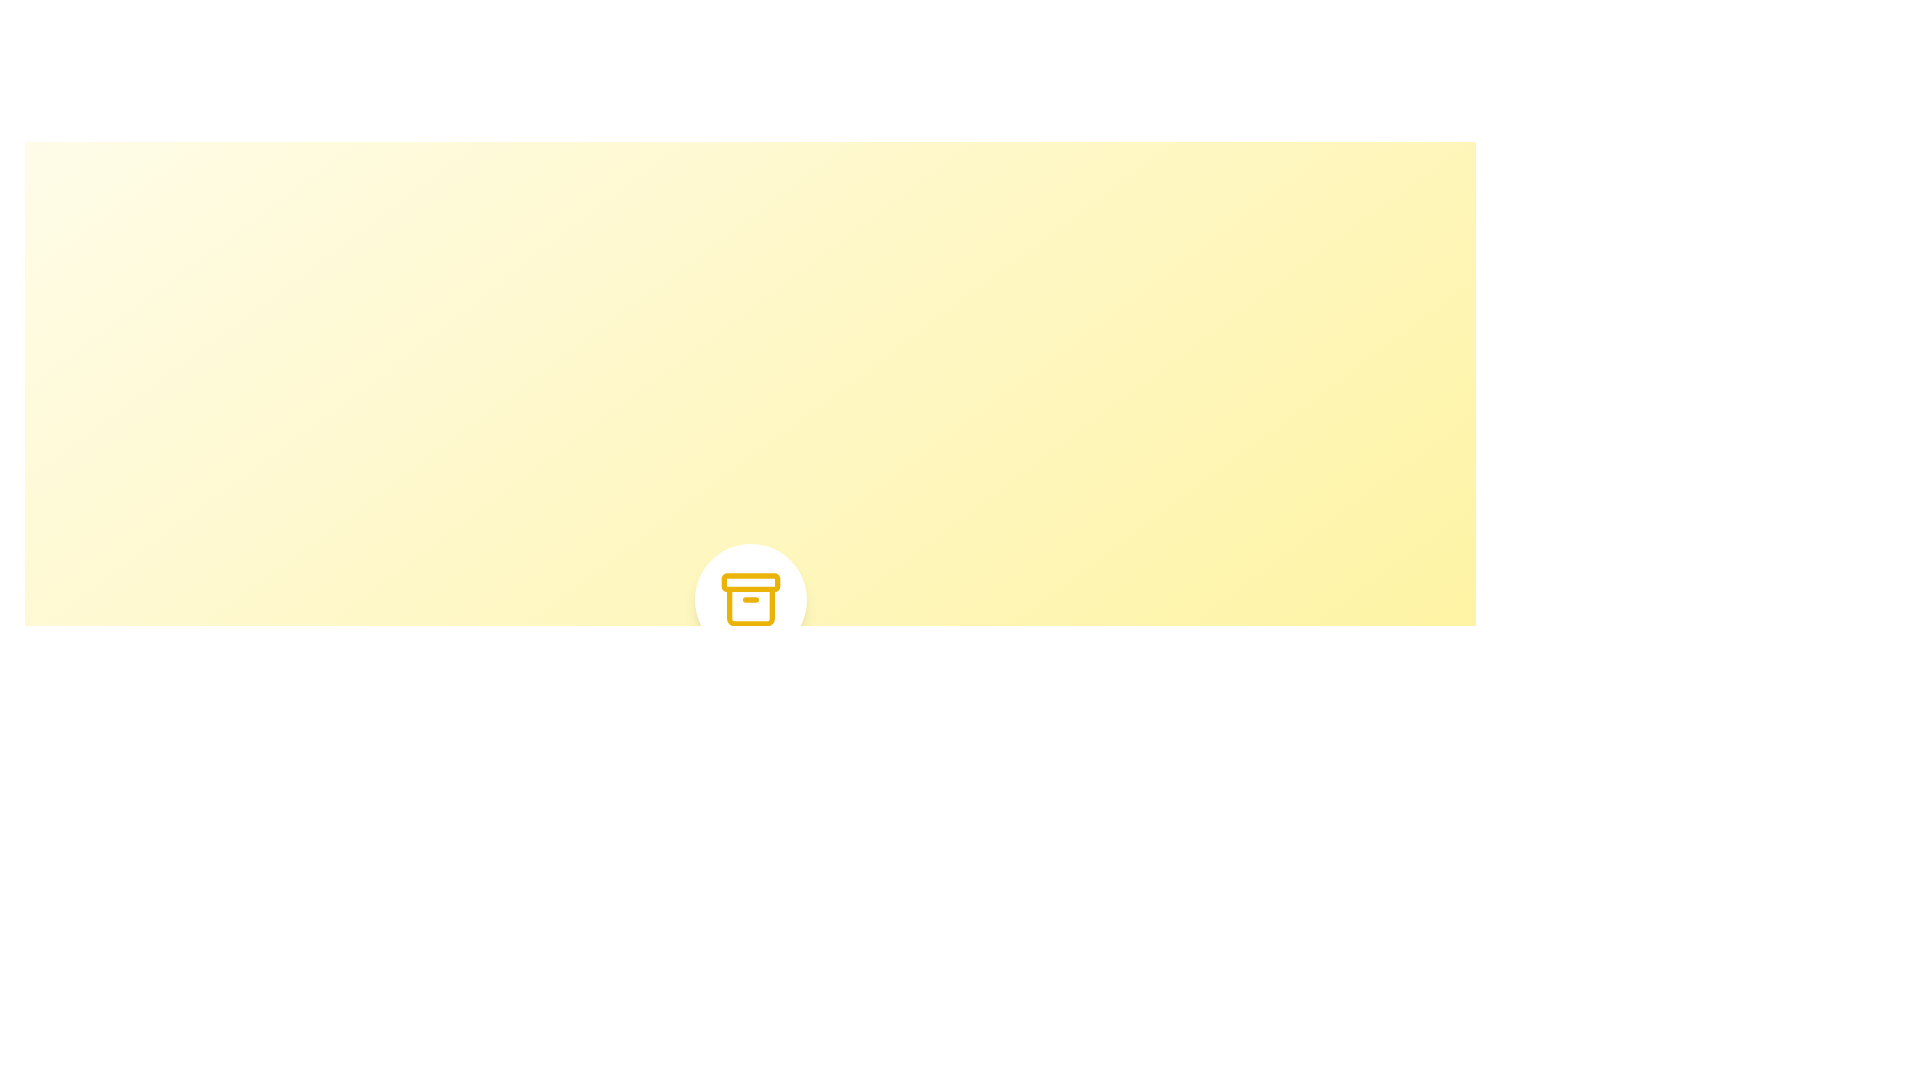 The height and width of the screenshot is (1080, 1920). What do you see at coordinates (749, 599) in the screenshot?
I see `the circular card-like icon with a white background and a yellow archive box symbol at its center, located above the 'No Items Available' text and action buttons` at bounding box center [749, 599].